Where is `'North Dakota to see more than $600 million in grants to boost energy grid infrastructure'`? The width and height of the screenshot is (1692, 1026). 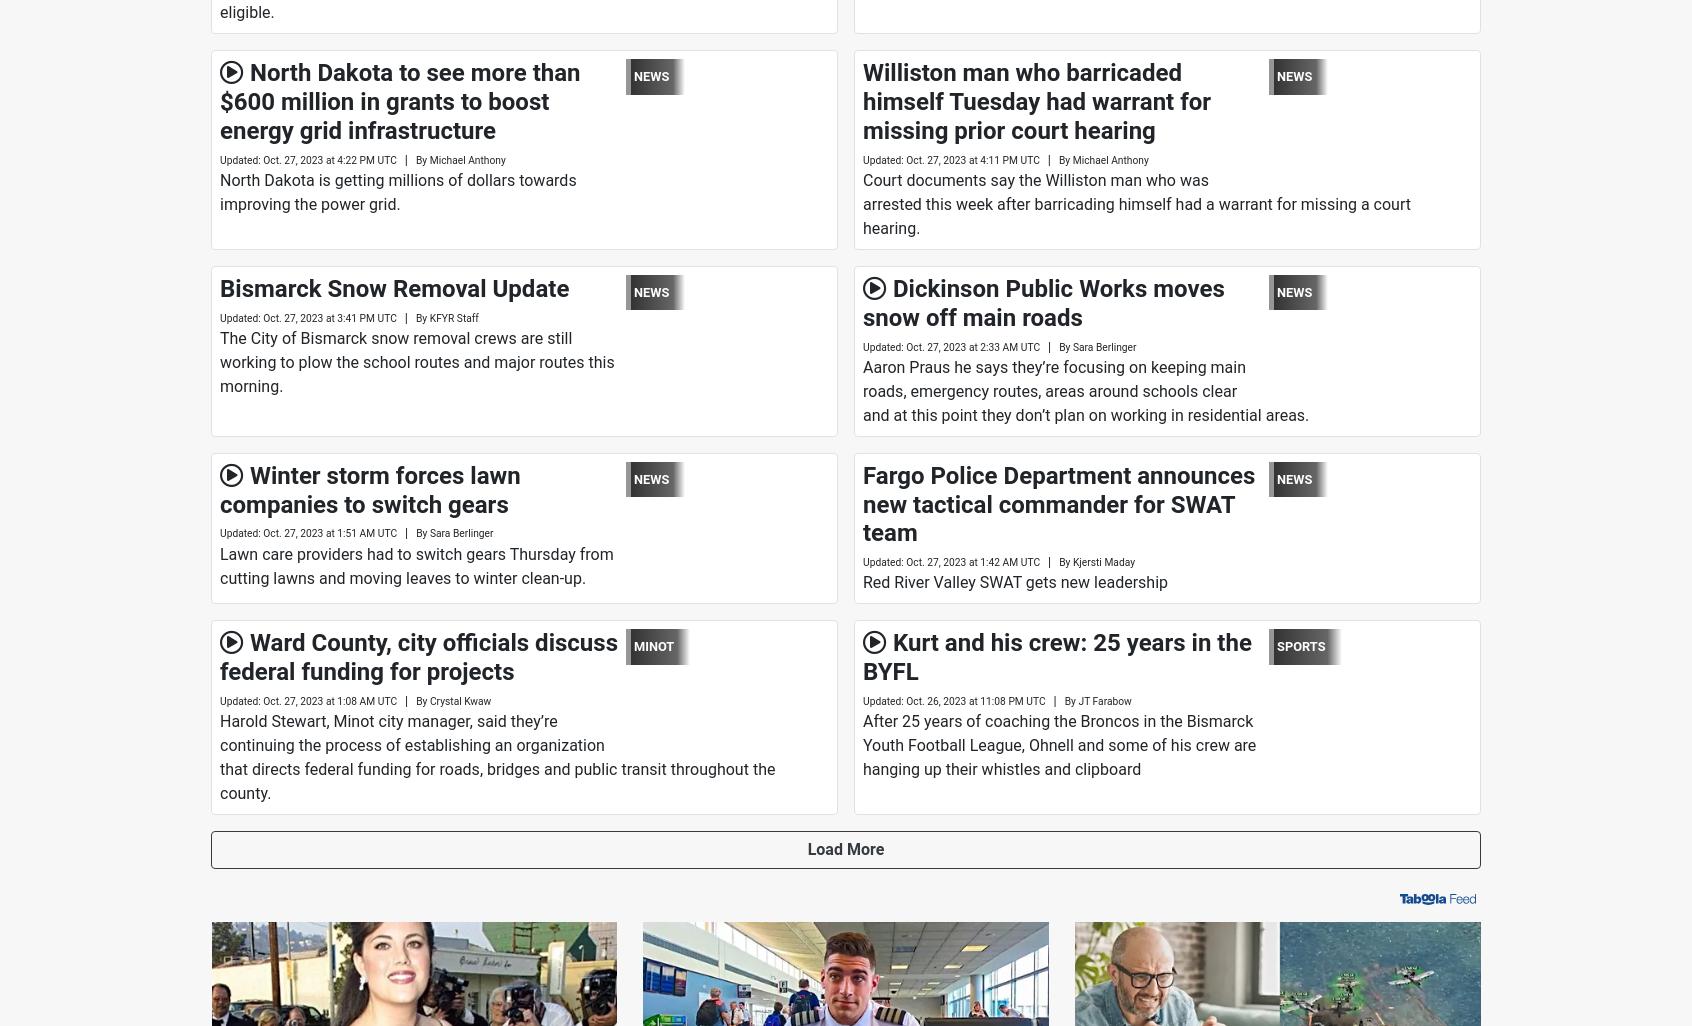
'North Dakota to see more than $600 million in grants to boost energy grid infrastructure' is located at coordinates (399, 100).